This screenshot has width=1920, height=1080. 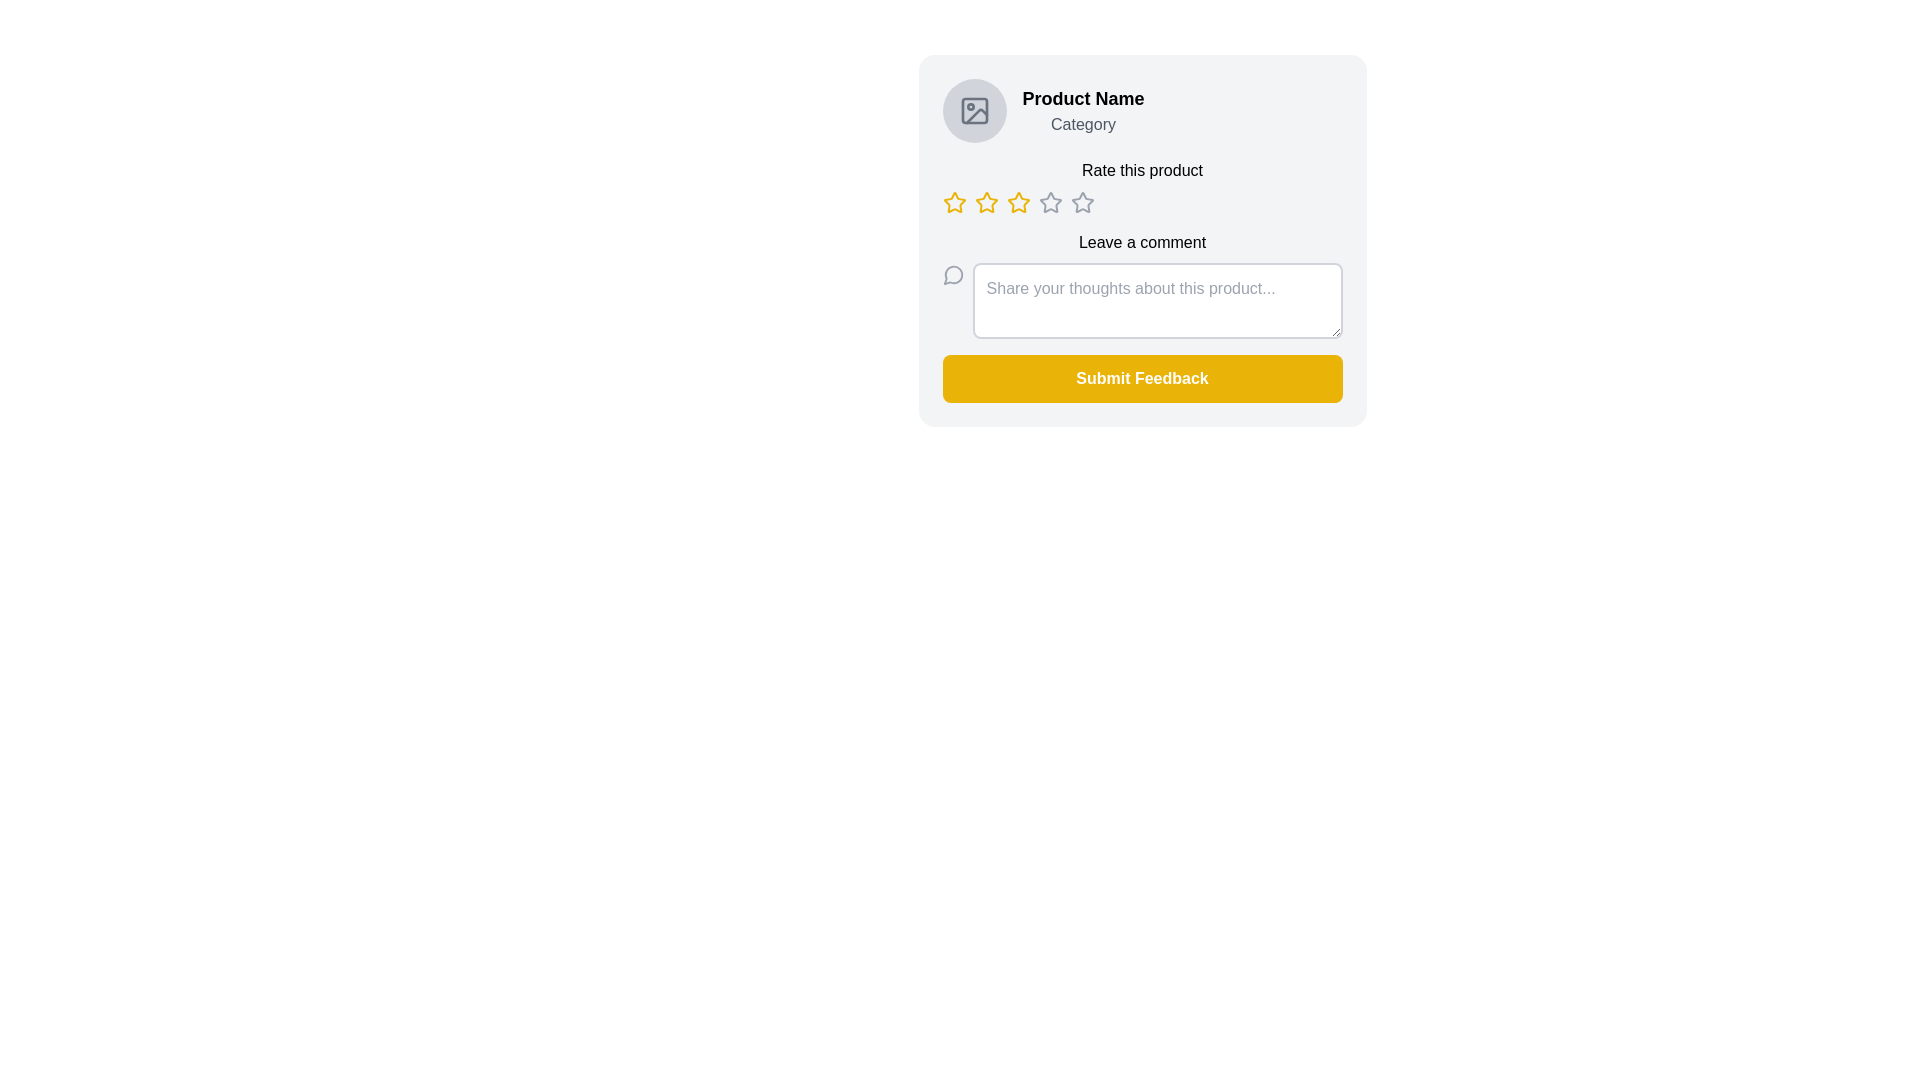 What do you see at coordinates (1018, 202) in the screenshot?
I see `the third rating star in the series of five stars located below the 'Rate this product' text` at bounding box center [1018, 202].